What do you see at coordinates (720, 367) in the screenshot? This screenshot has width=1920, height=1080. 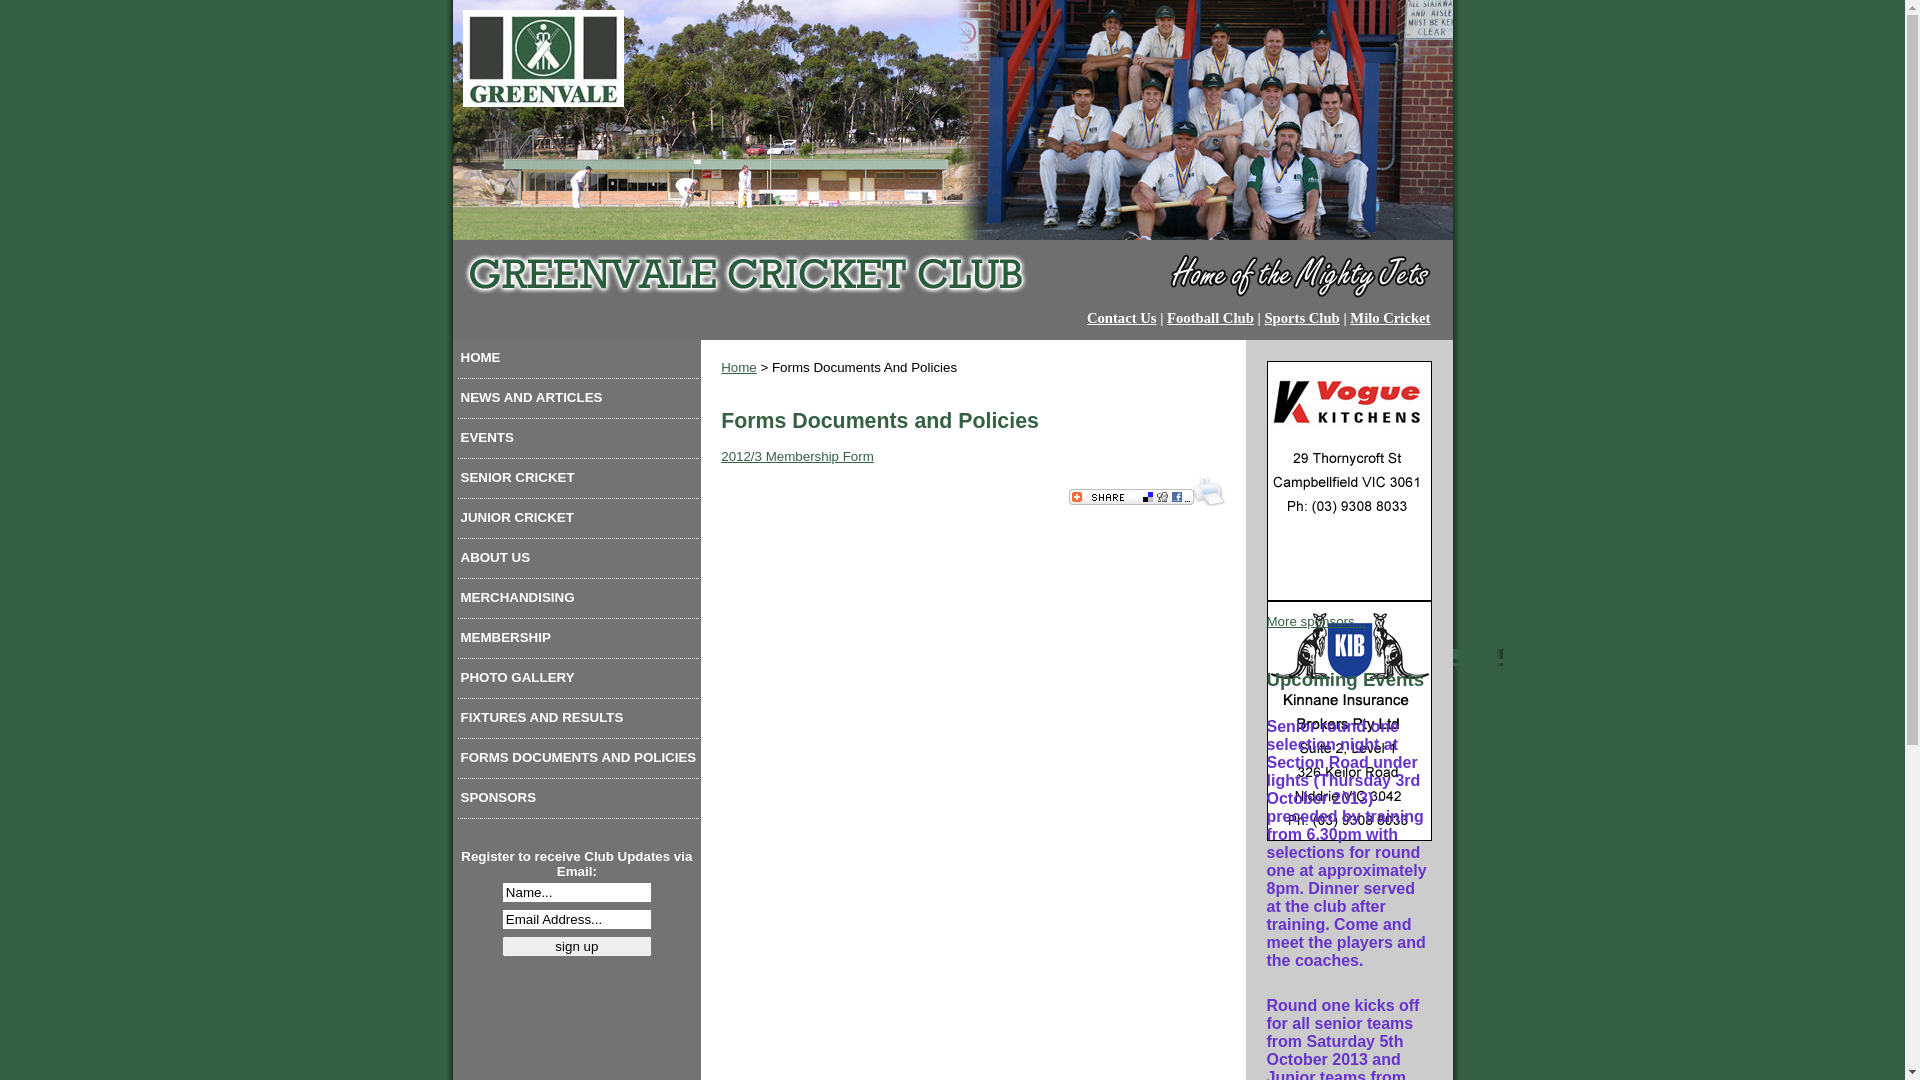 I see `'Home'` at bounding box center [720, 367].